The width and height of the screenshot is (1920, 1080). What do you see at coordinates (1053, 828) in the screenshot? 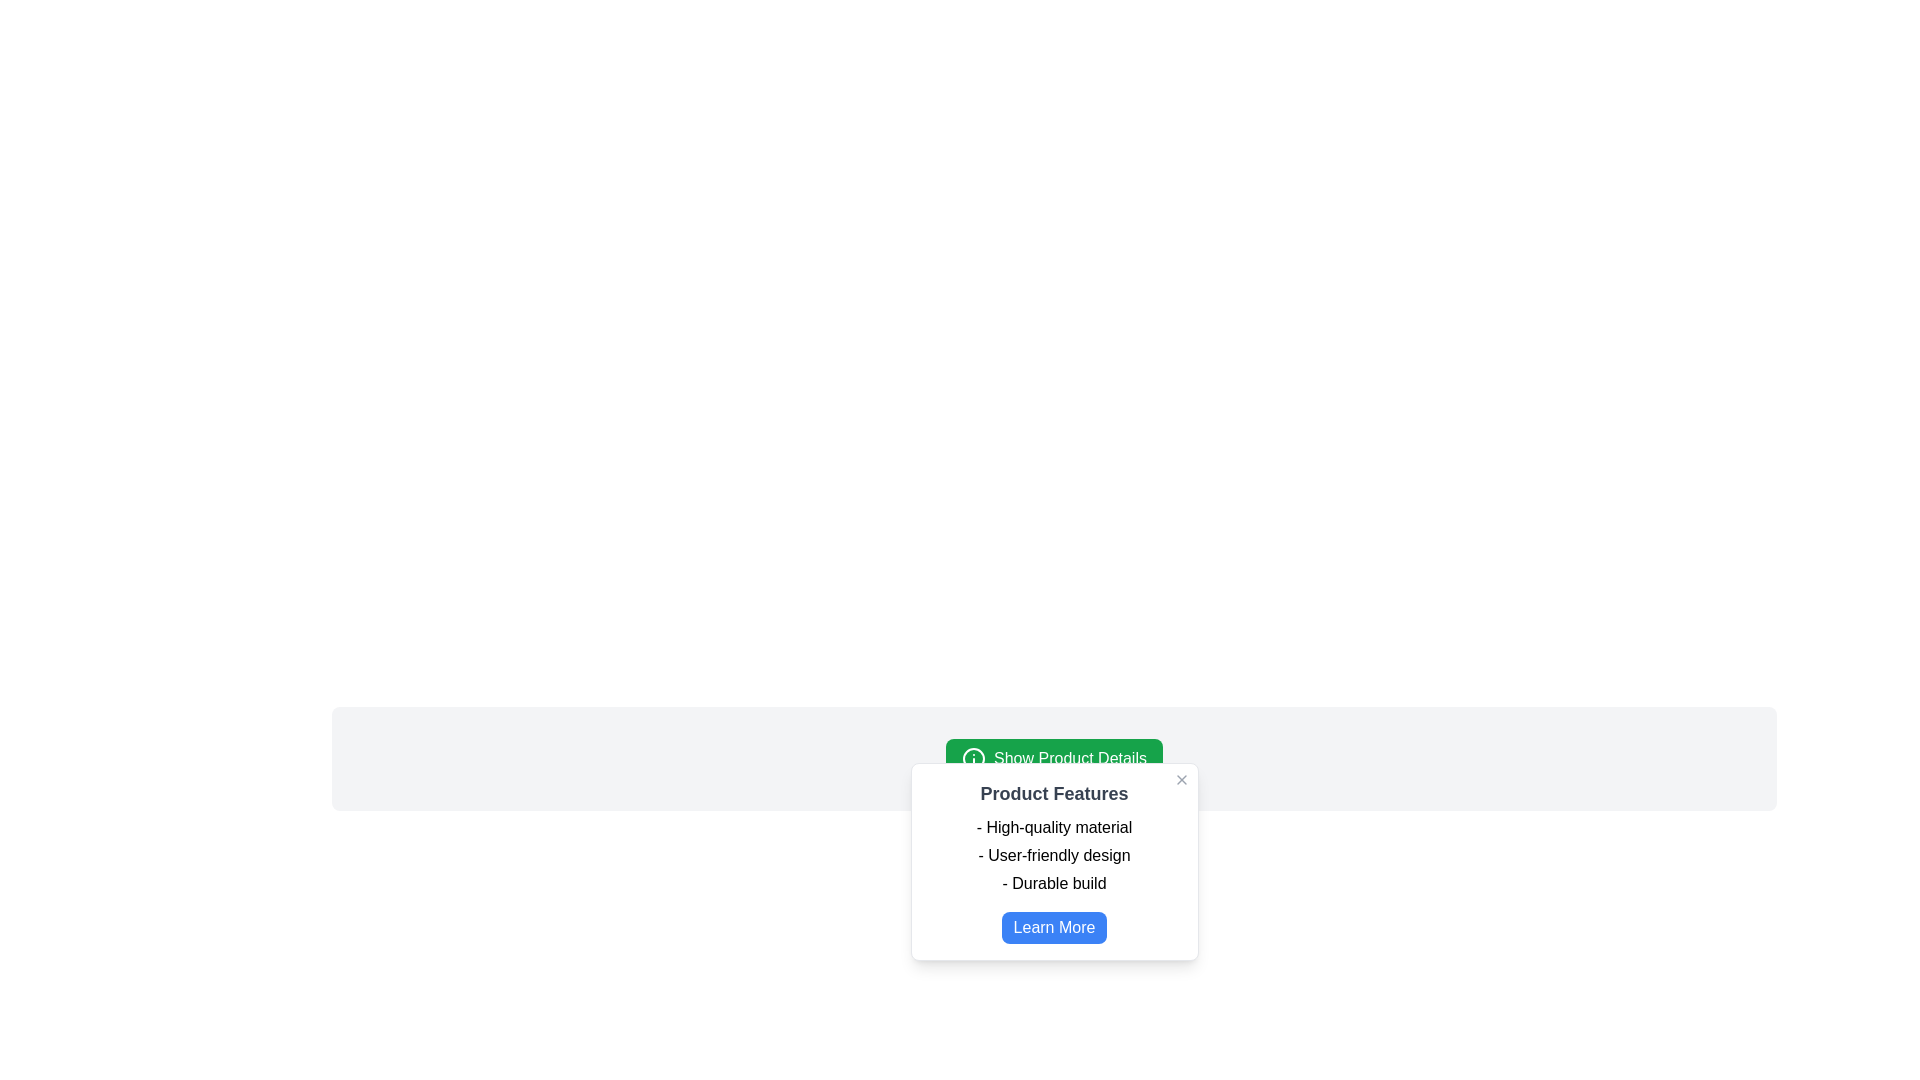
I see `the first text label in the 'Product Features' modal, which highlights the material quality of the product` at bounding box center [1053, 828].